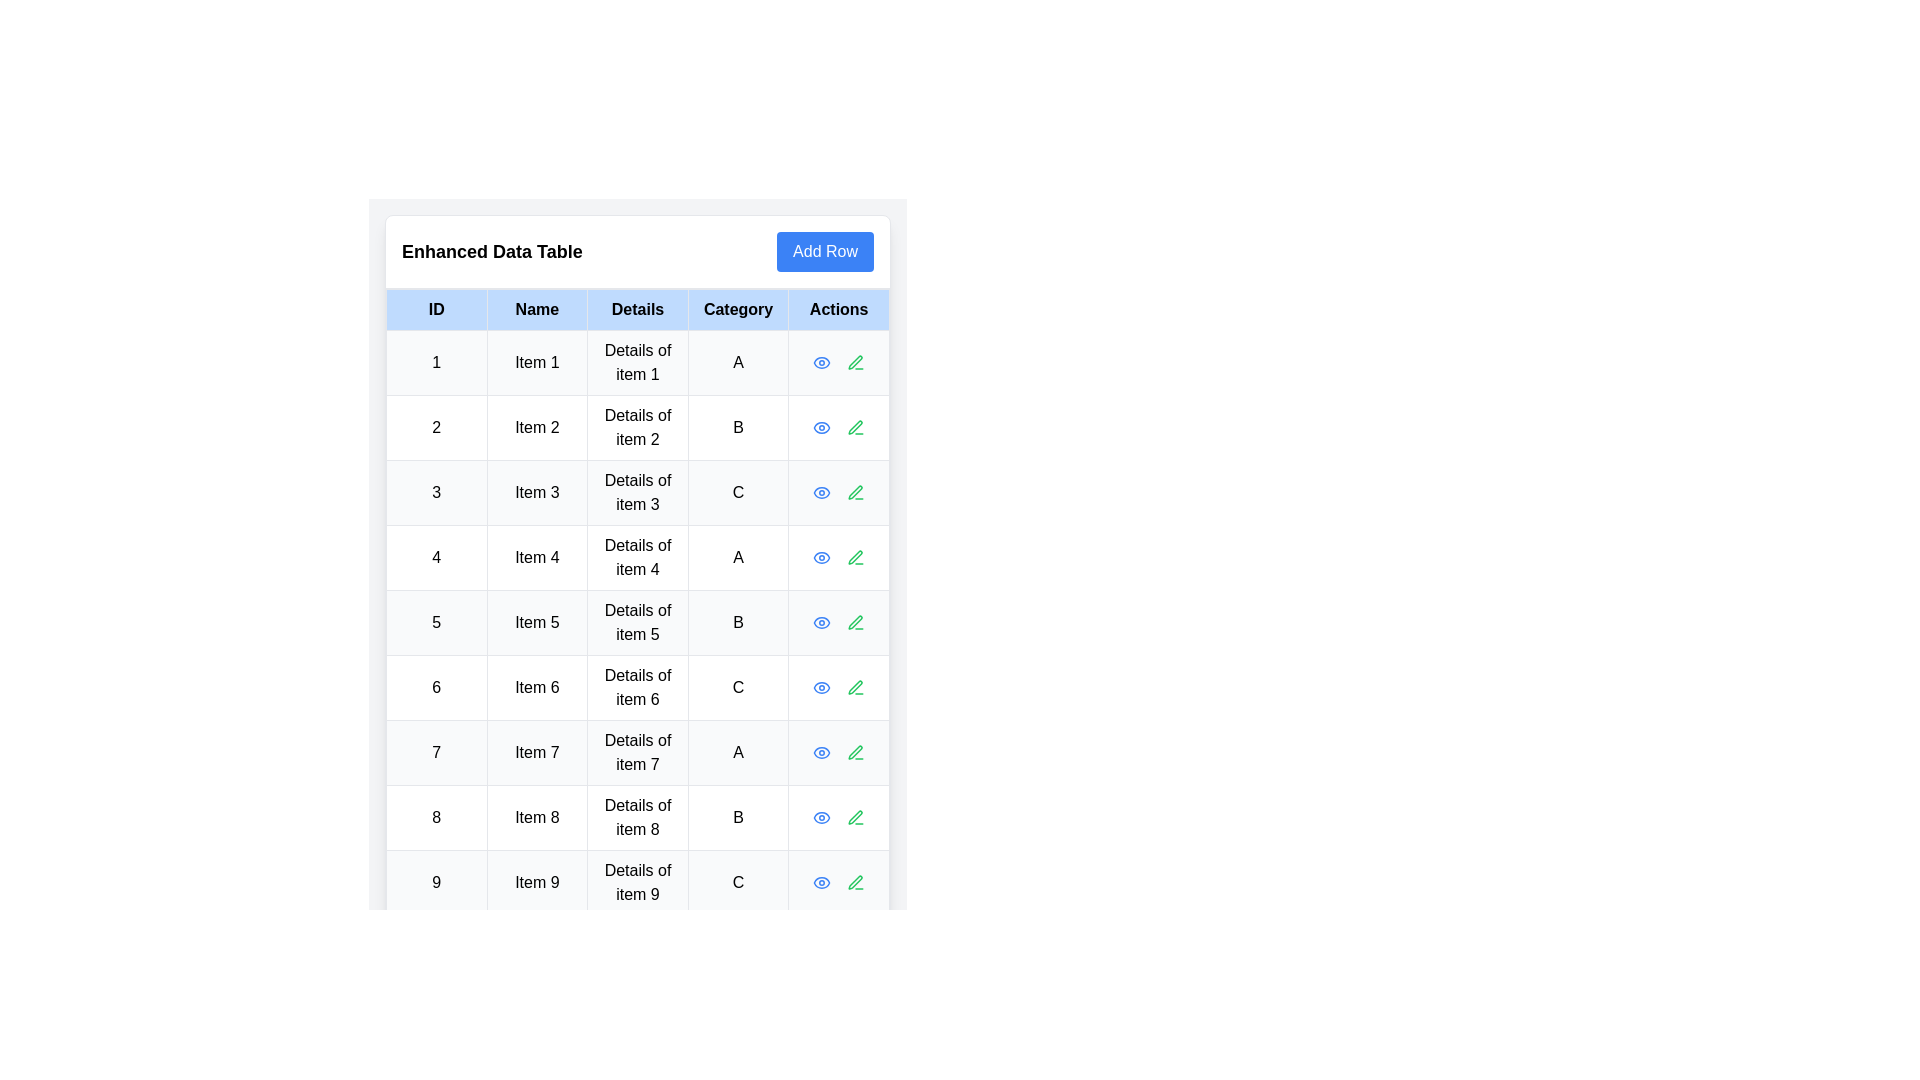  What do you see at coordinates (737, 558) in the screenshot?
I see `the static text element displaying the capital letter 'A' in the 'Category' column of the fourth row in the data table` at bounding box center [737, 558].